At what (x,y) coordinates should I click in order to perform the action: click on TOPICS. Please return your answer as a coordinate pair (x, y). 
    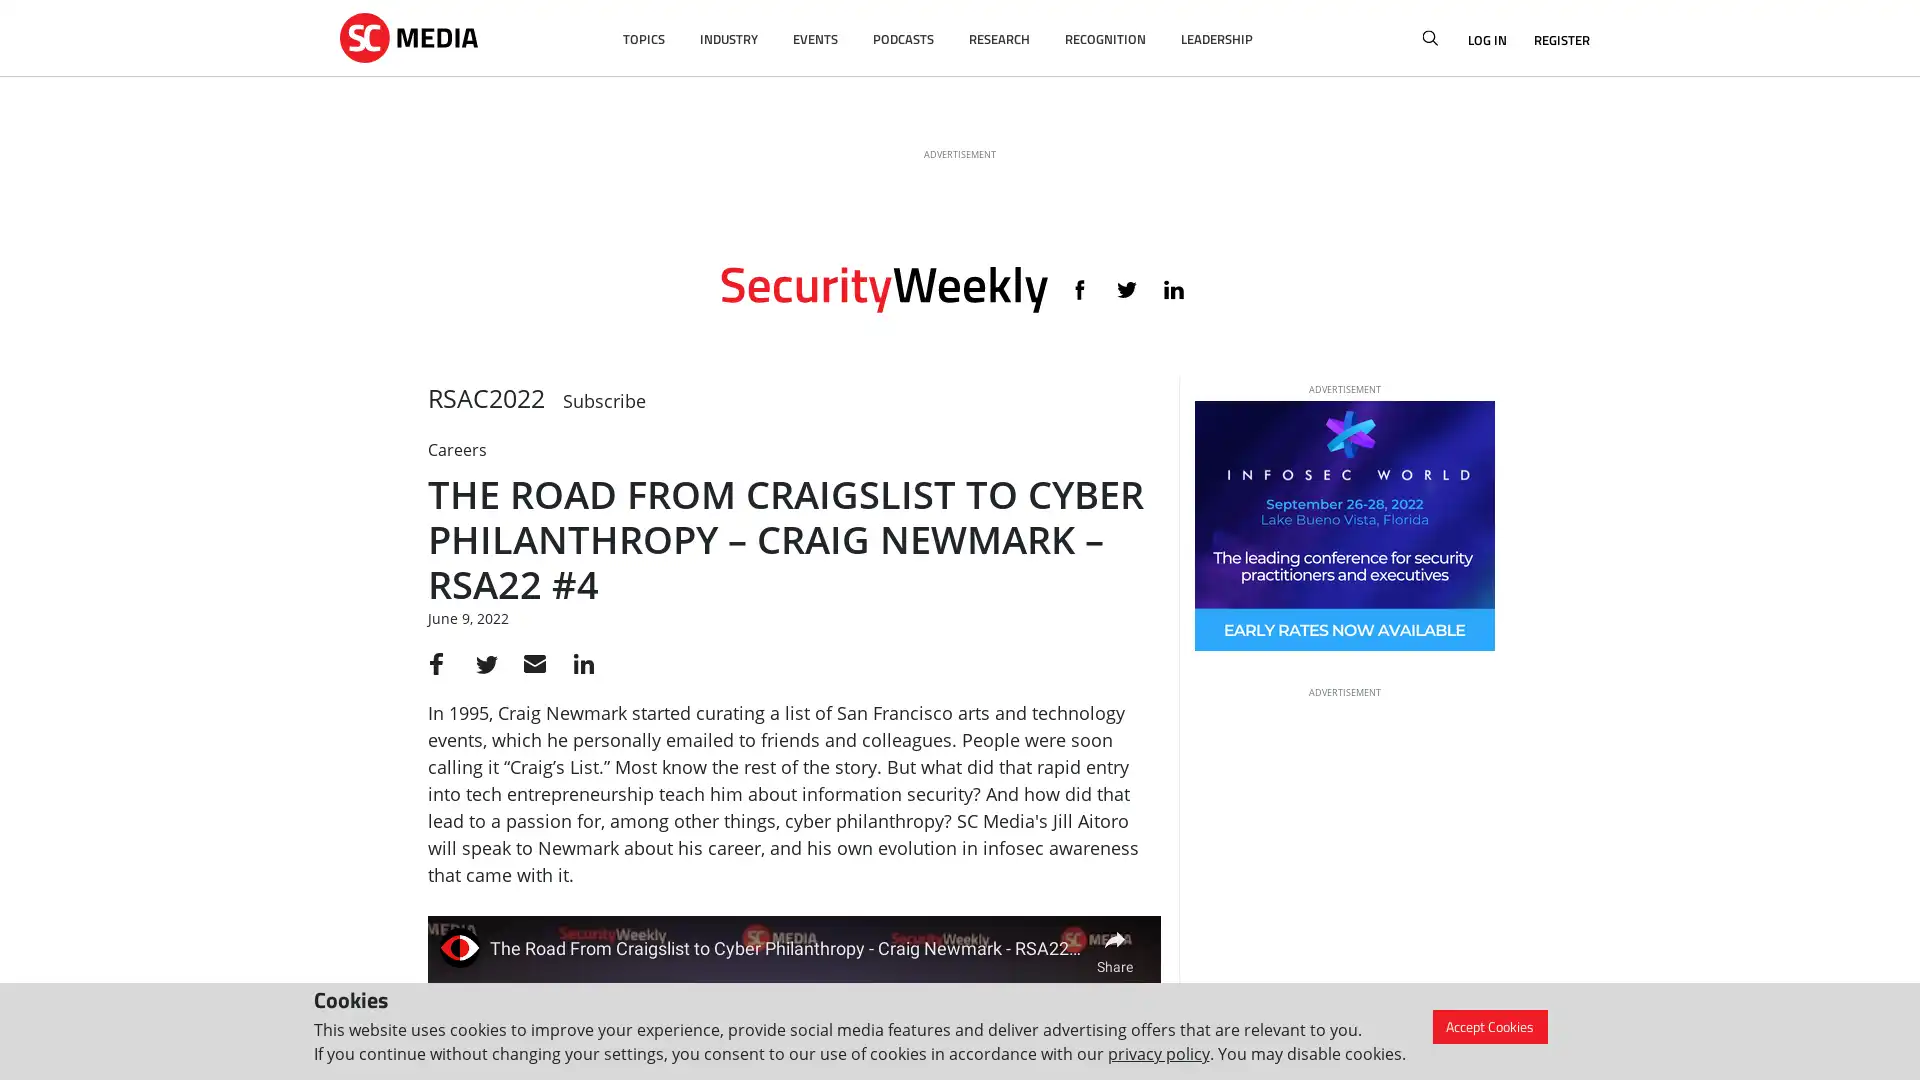
    Looking at the image, I should click on (643, 39).